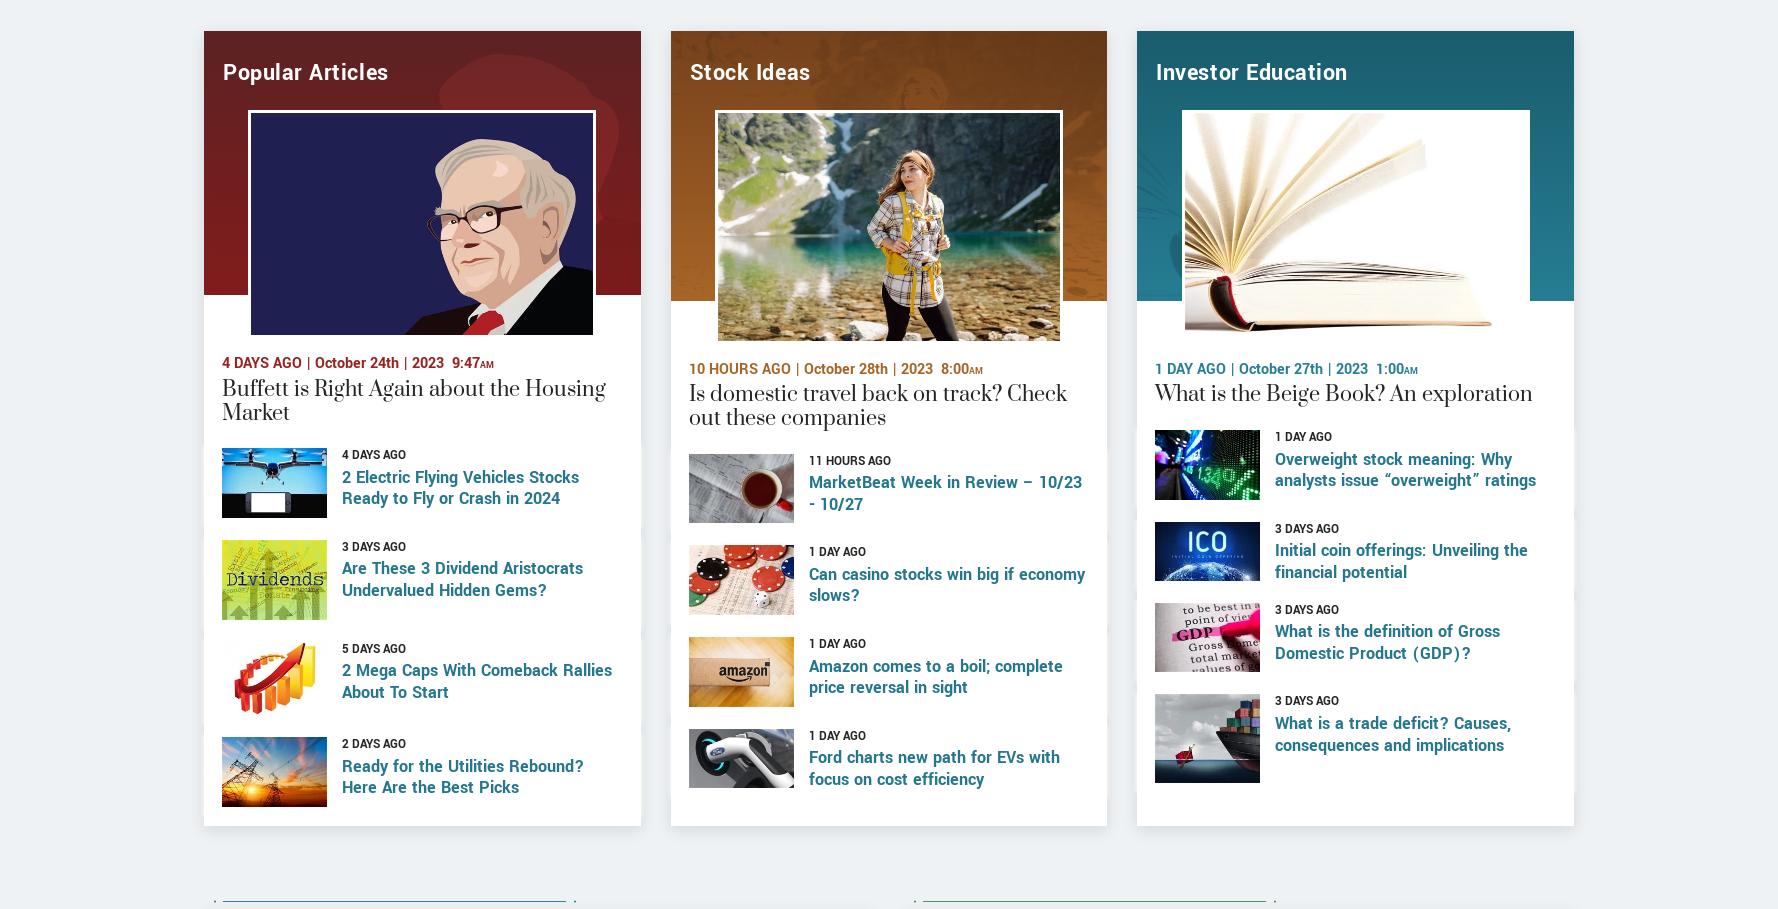  I want to click on 'Are These 3 Dividend Aristocrats Undervalued Hidden Gems?', so click(461, 655).